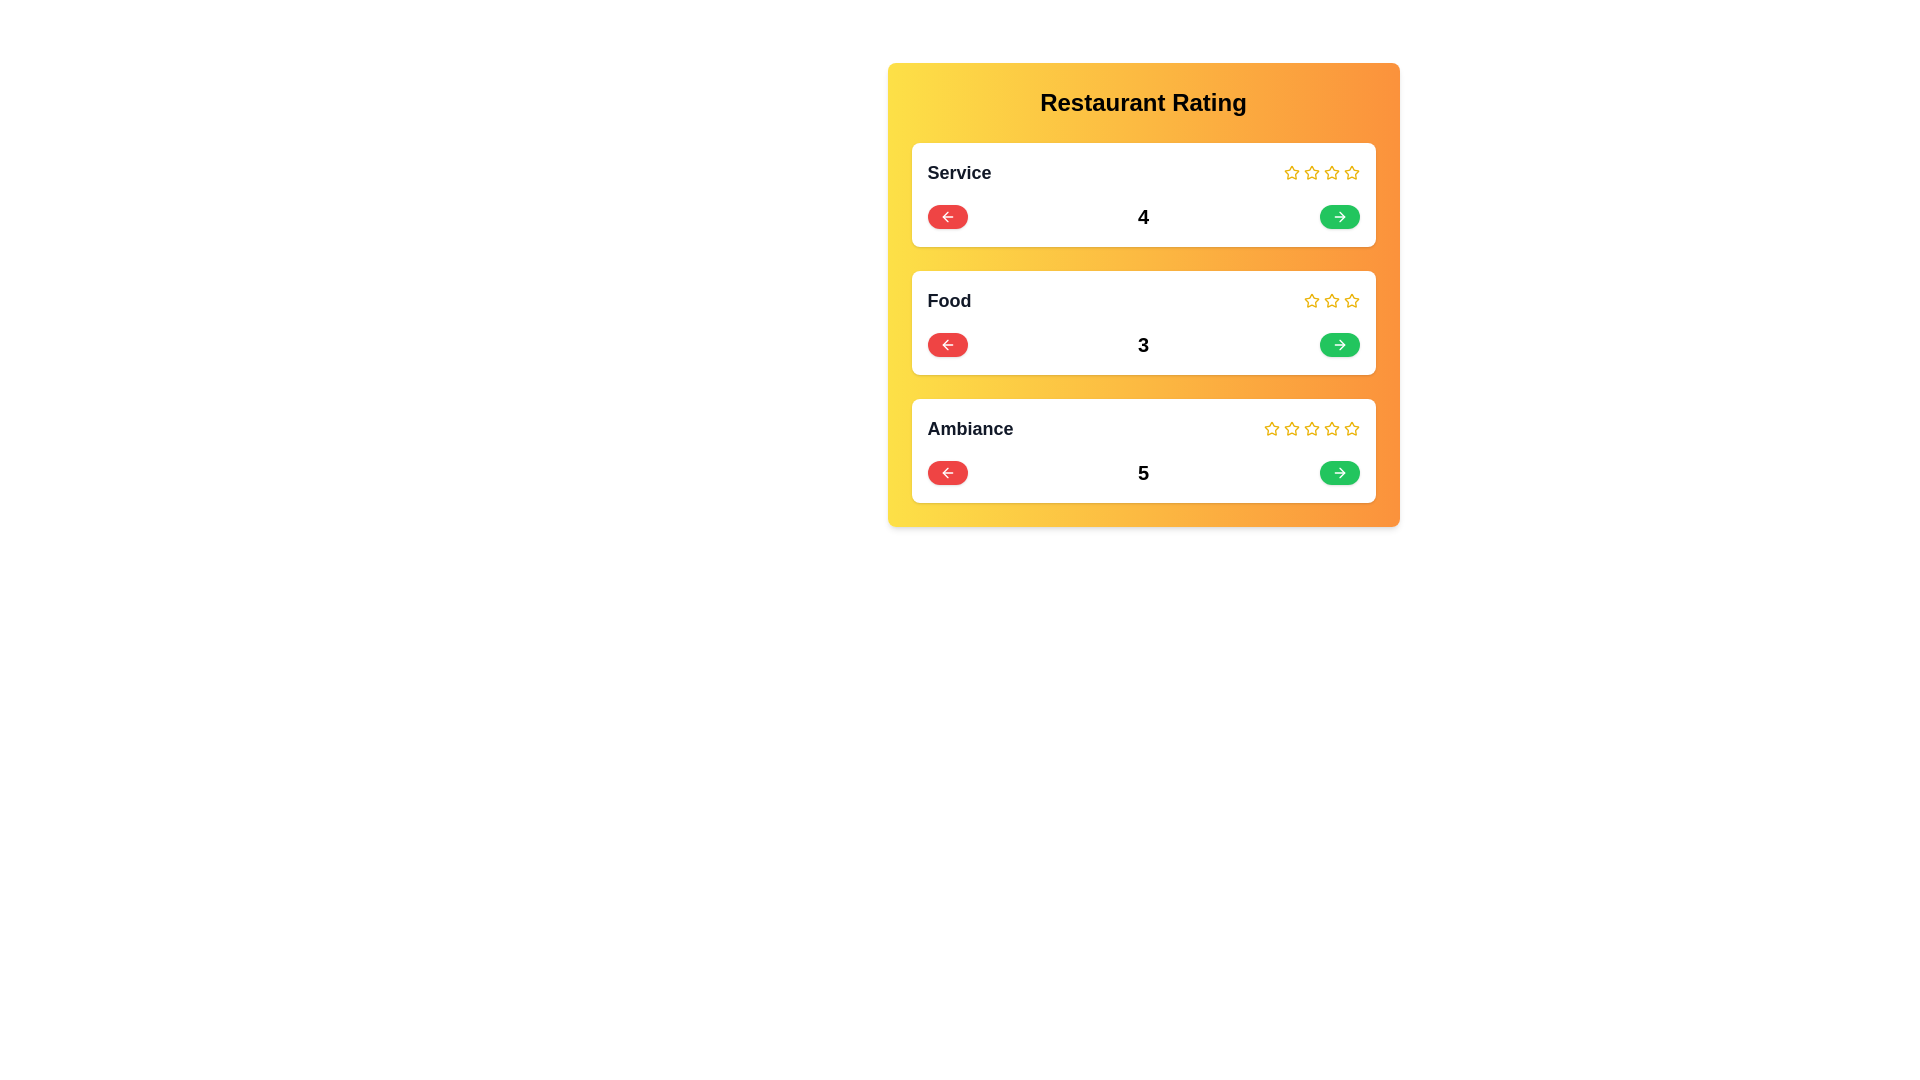 This screenshot has height=1080, width=1920. I want to click on the yellow star icon with a hollow center, the second star from the left in the 'Service' rating row, so click(1330, 171).